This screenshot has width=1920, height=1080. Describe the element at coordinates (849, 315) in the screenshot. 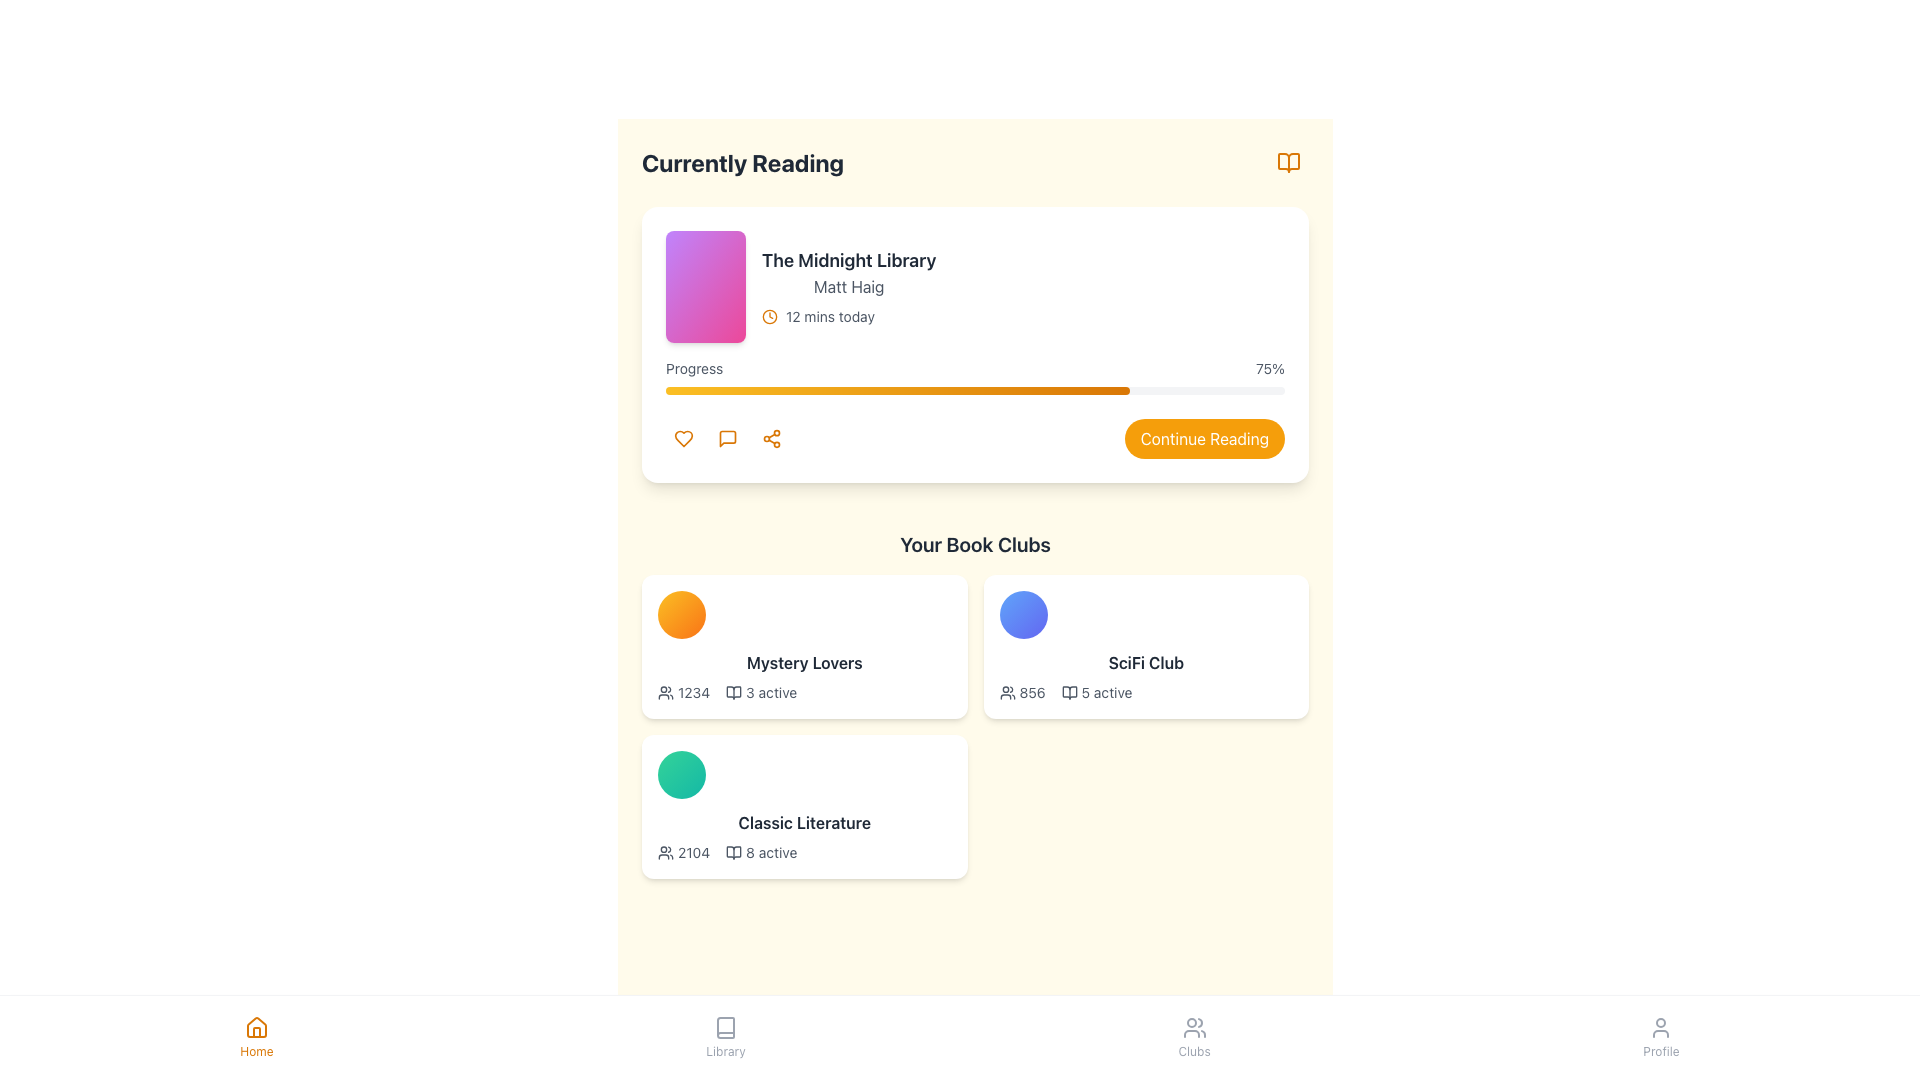

I see `the Icon and Label Pair that features a clock icon with an amber-colored stroke and the text '12 mins today' in gray, located in the 'Currently Reading' section under 'The Midnight Library' by 'Matt Haig'` at that location.